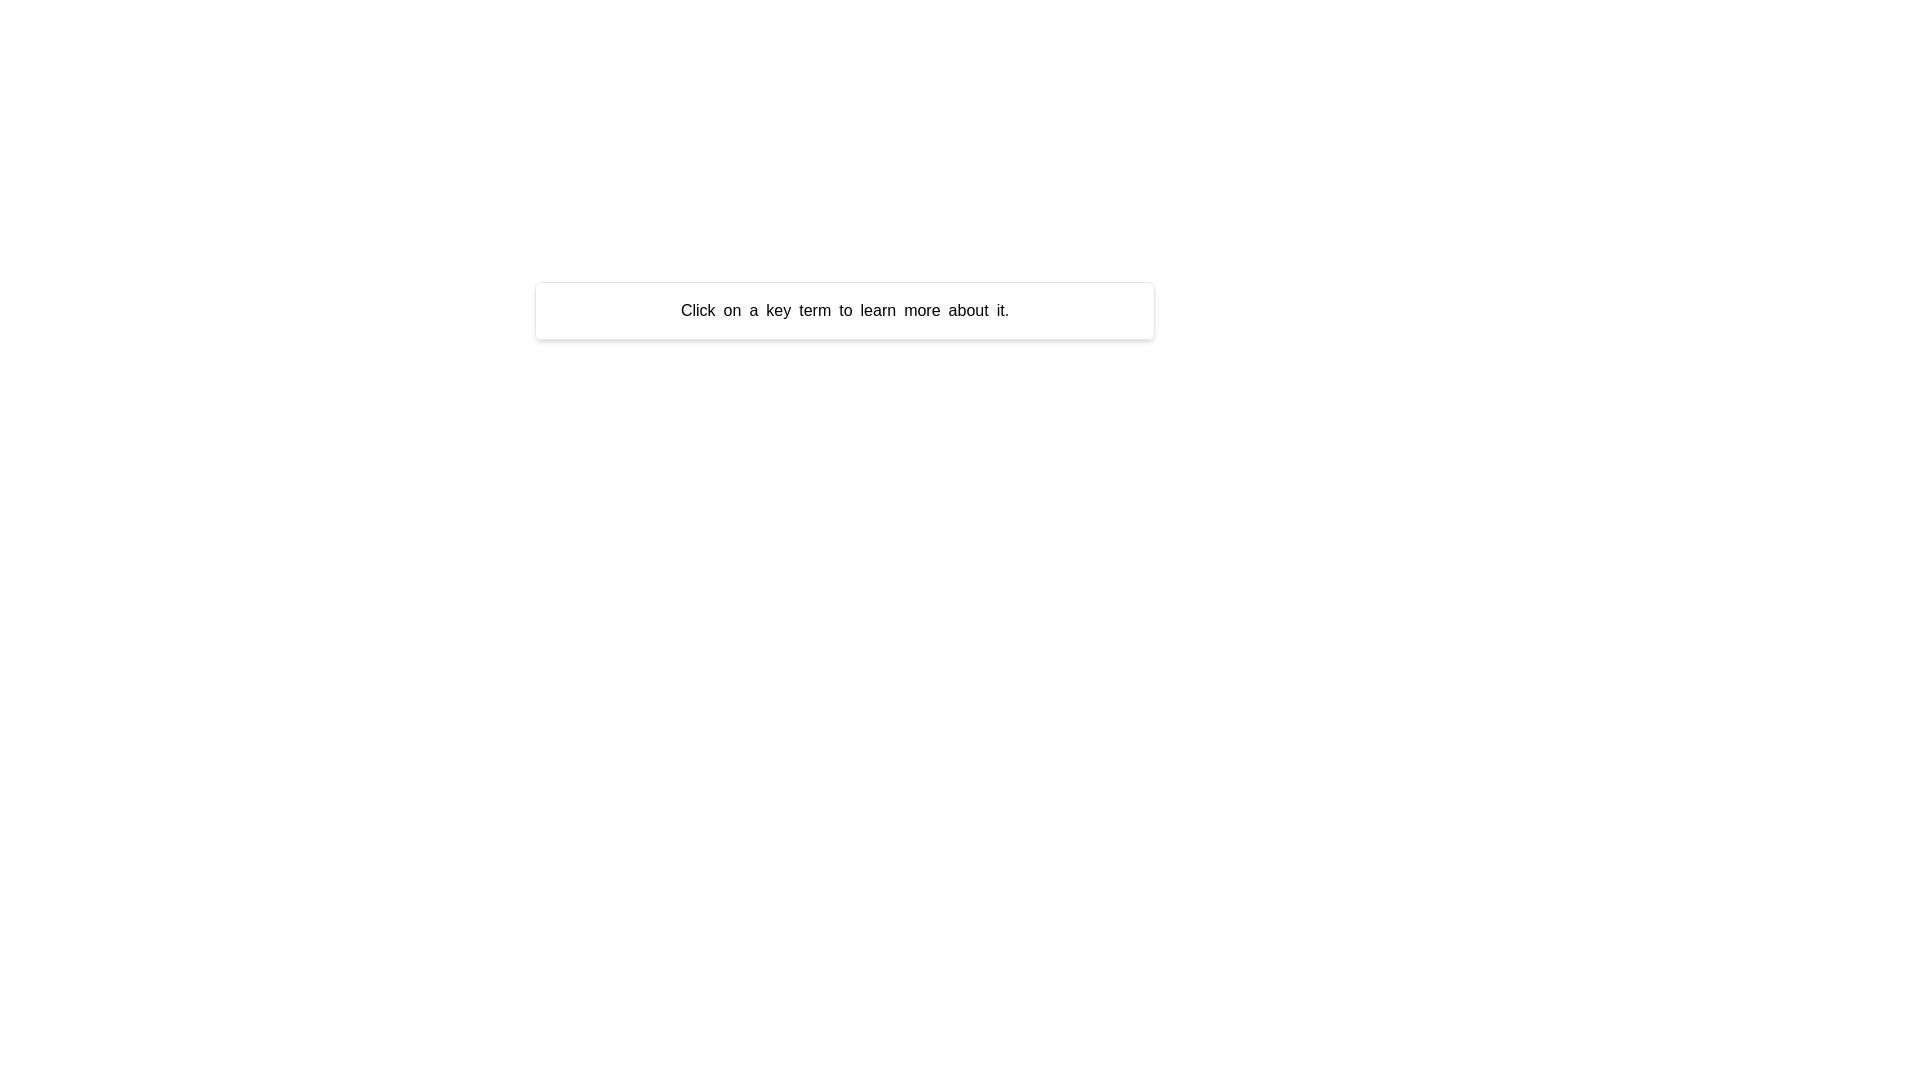  I want to click on the interactive informational text area containing the message 'Click on a key term to learn more about it.', so click(844, 311).